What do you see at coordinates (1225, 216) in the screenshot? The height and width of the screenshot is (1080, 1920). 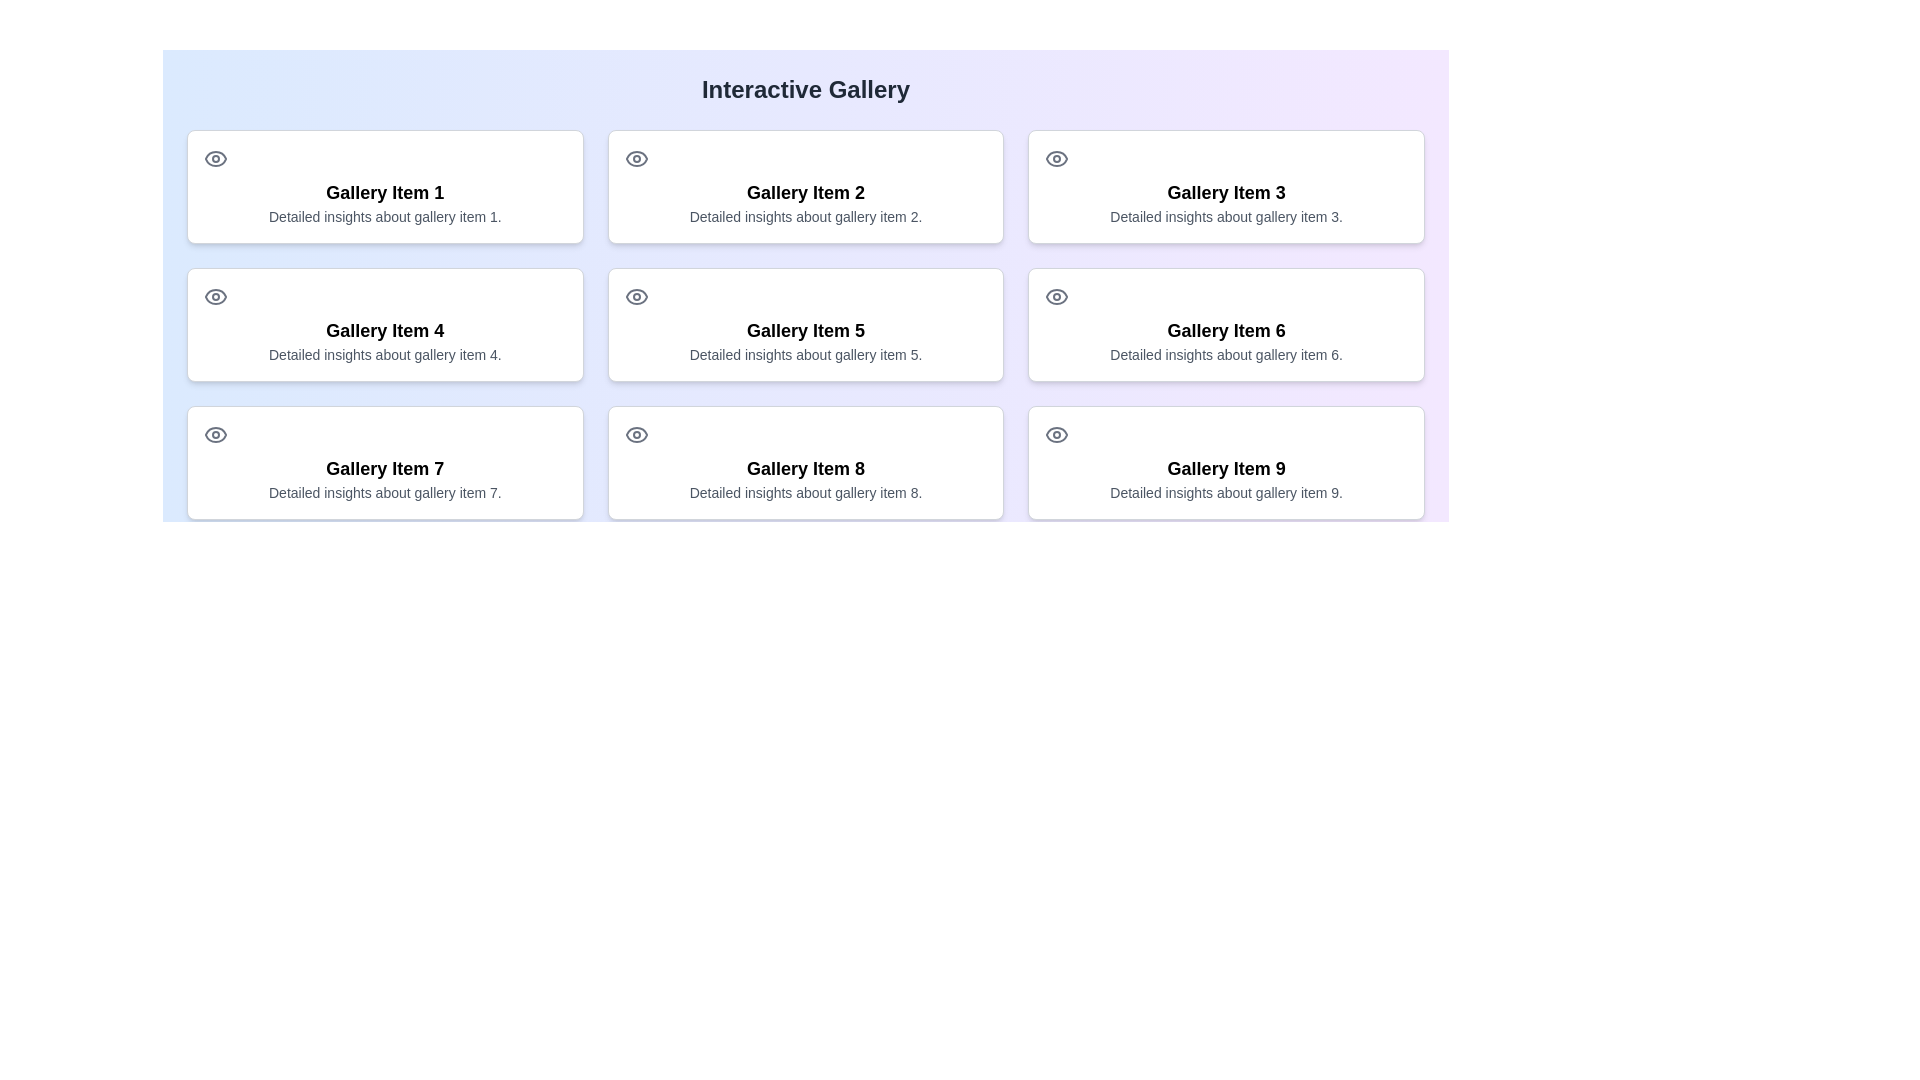 I see `the text label providing supplementary information for 'Gallery Item 3', located in the third card of the first row in a 3x3 grid layout` at bounding box center [1225, 216].